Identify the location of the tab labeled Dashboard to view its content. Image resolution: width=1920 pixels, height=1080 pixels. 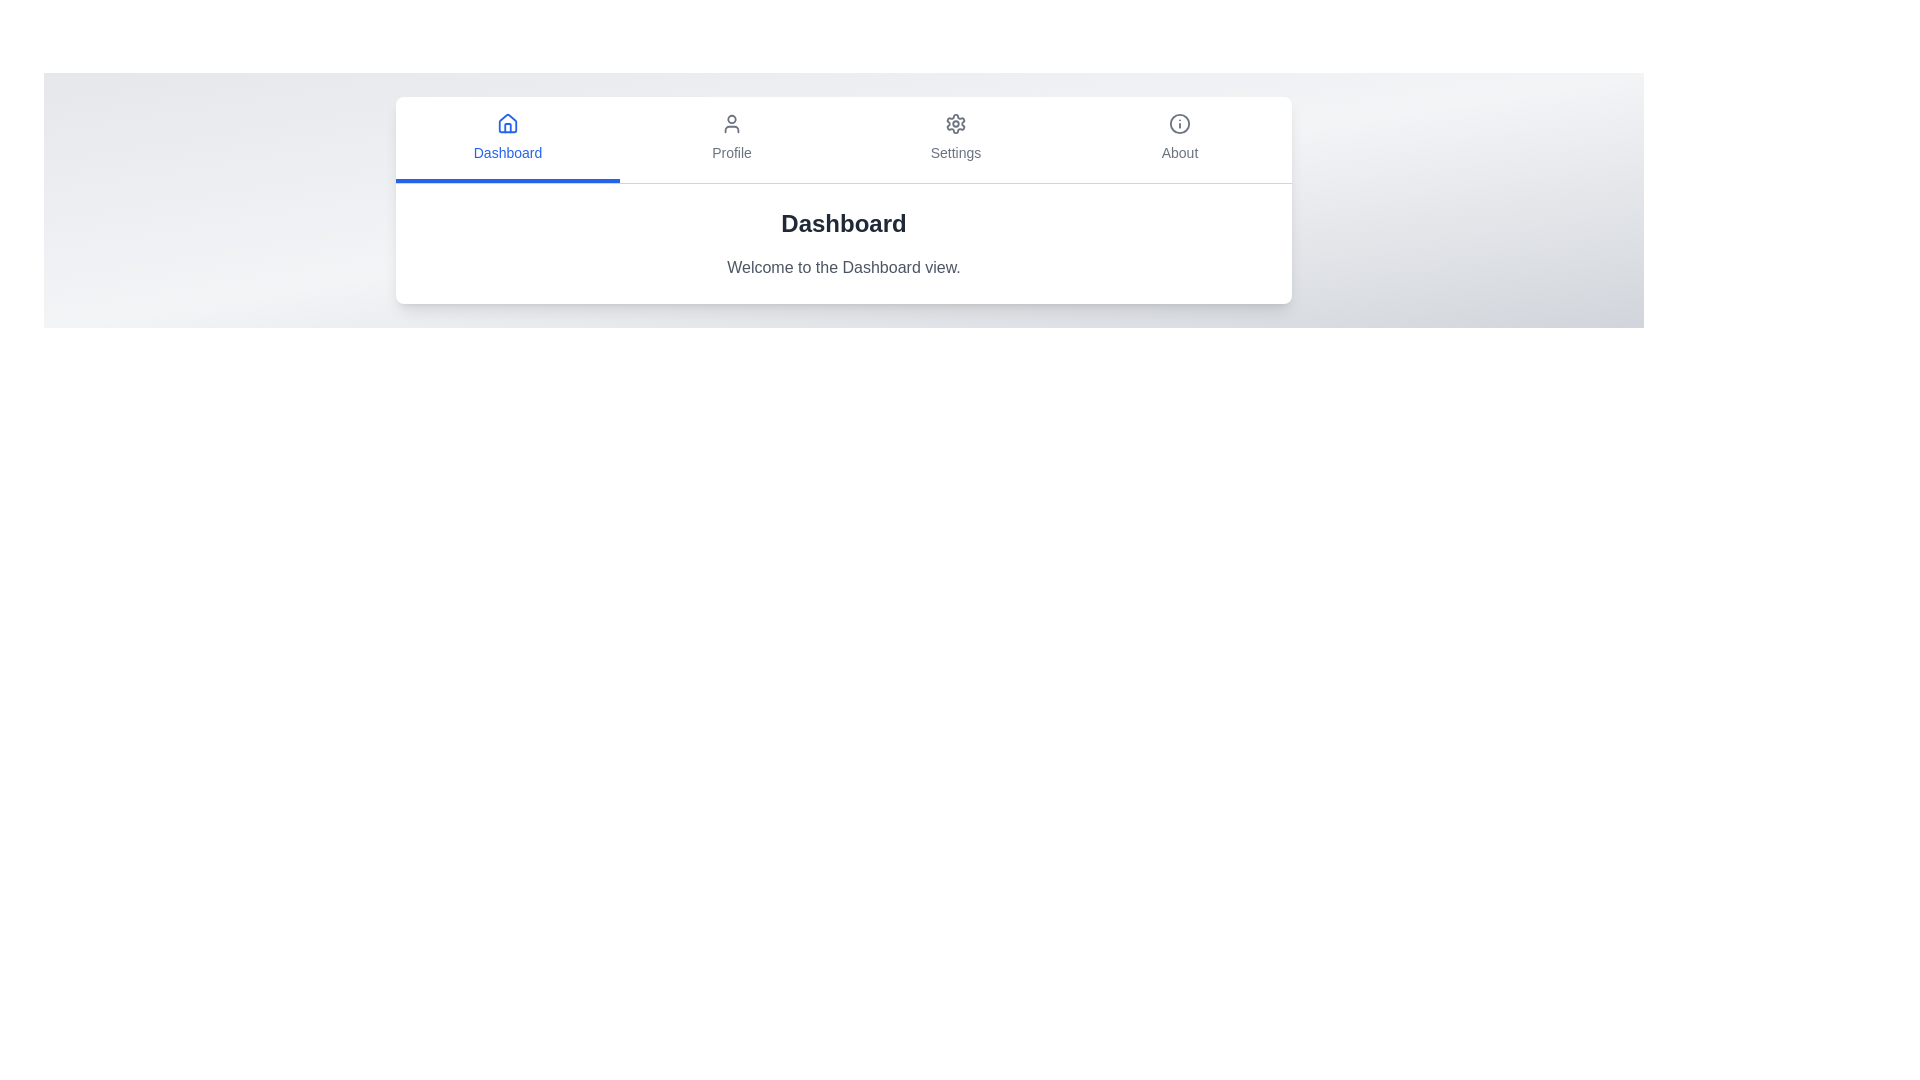
(508, 138).